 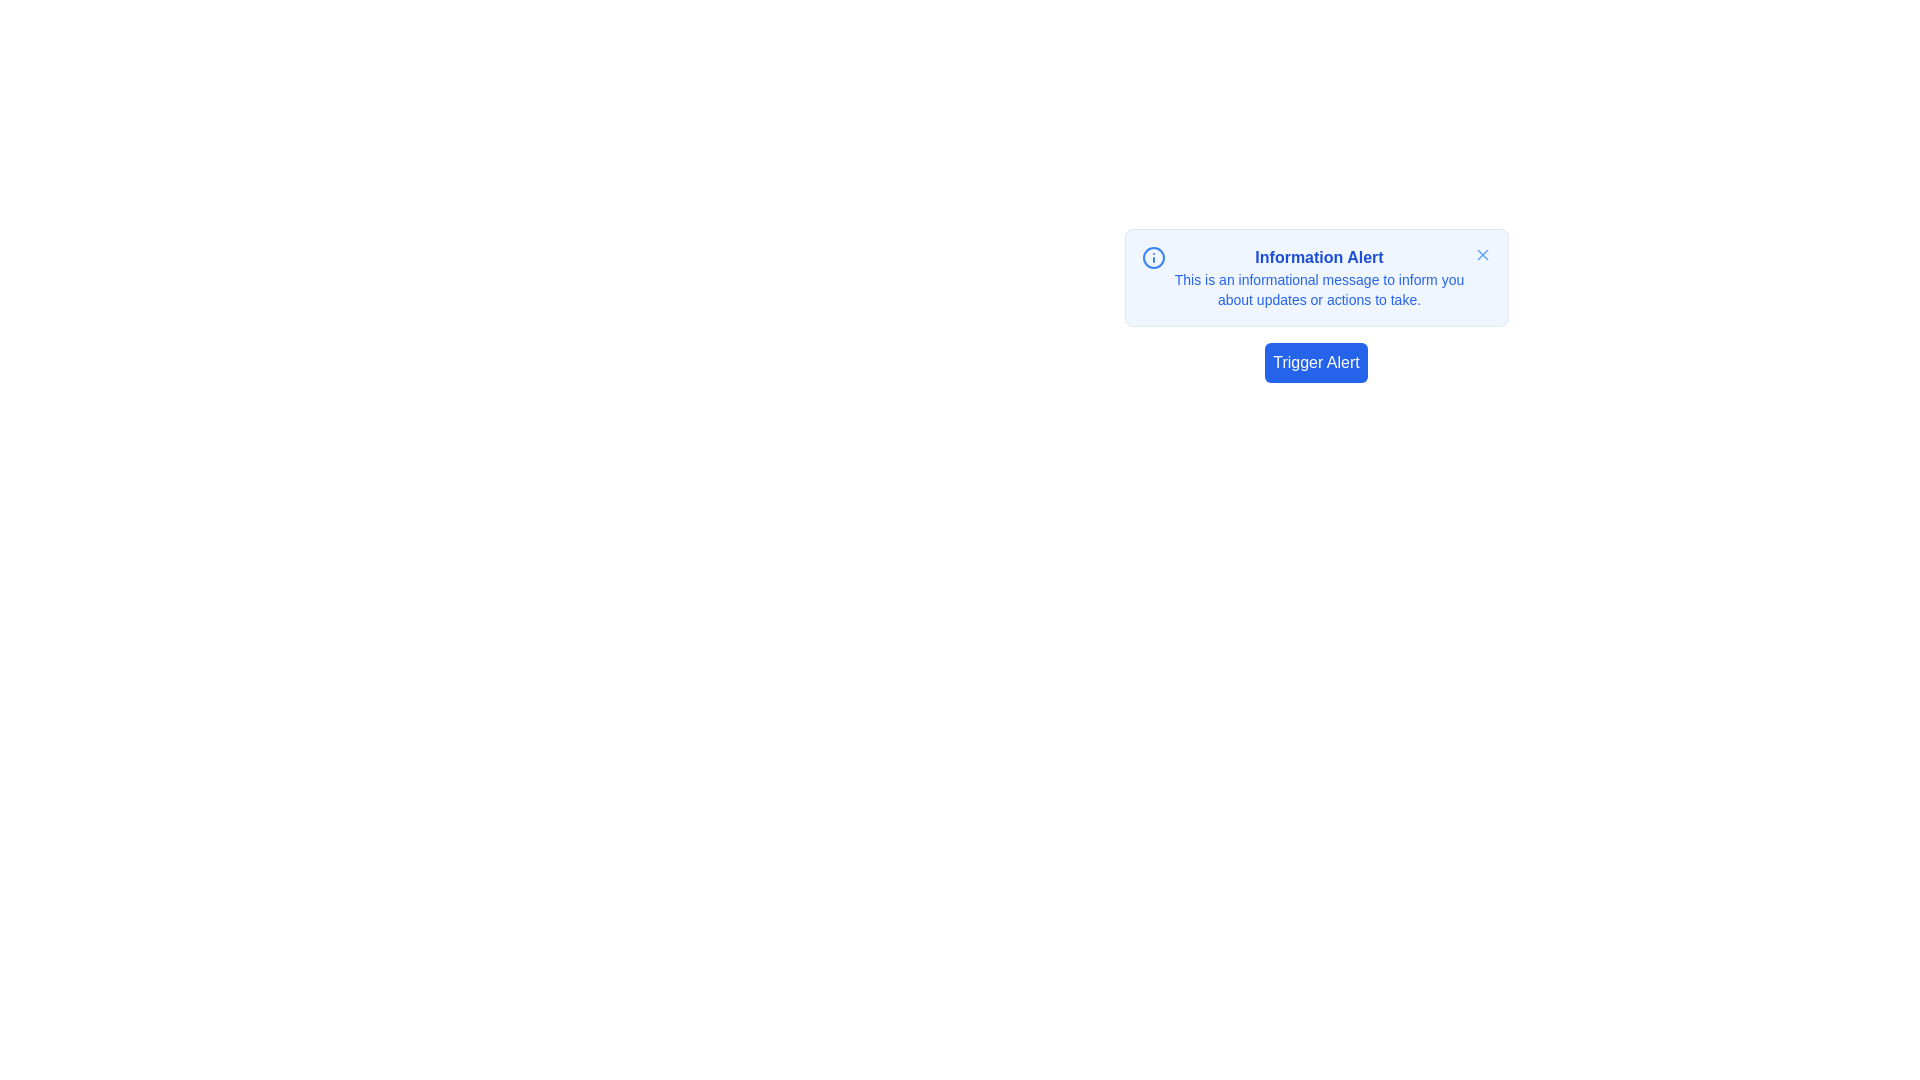 What do you see at coordinates (1319, 257) in the screenshot?
I see `the static text element displaying 'Information Alert' in blue color, which is prominently styled and centrally located at the top of the notification box` at bounding box center [1319, 257].